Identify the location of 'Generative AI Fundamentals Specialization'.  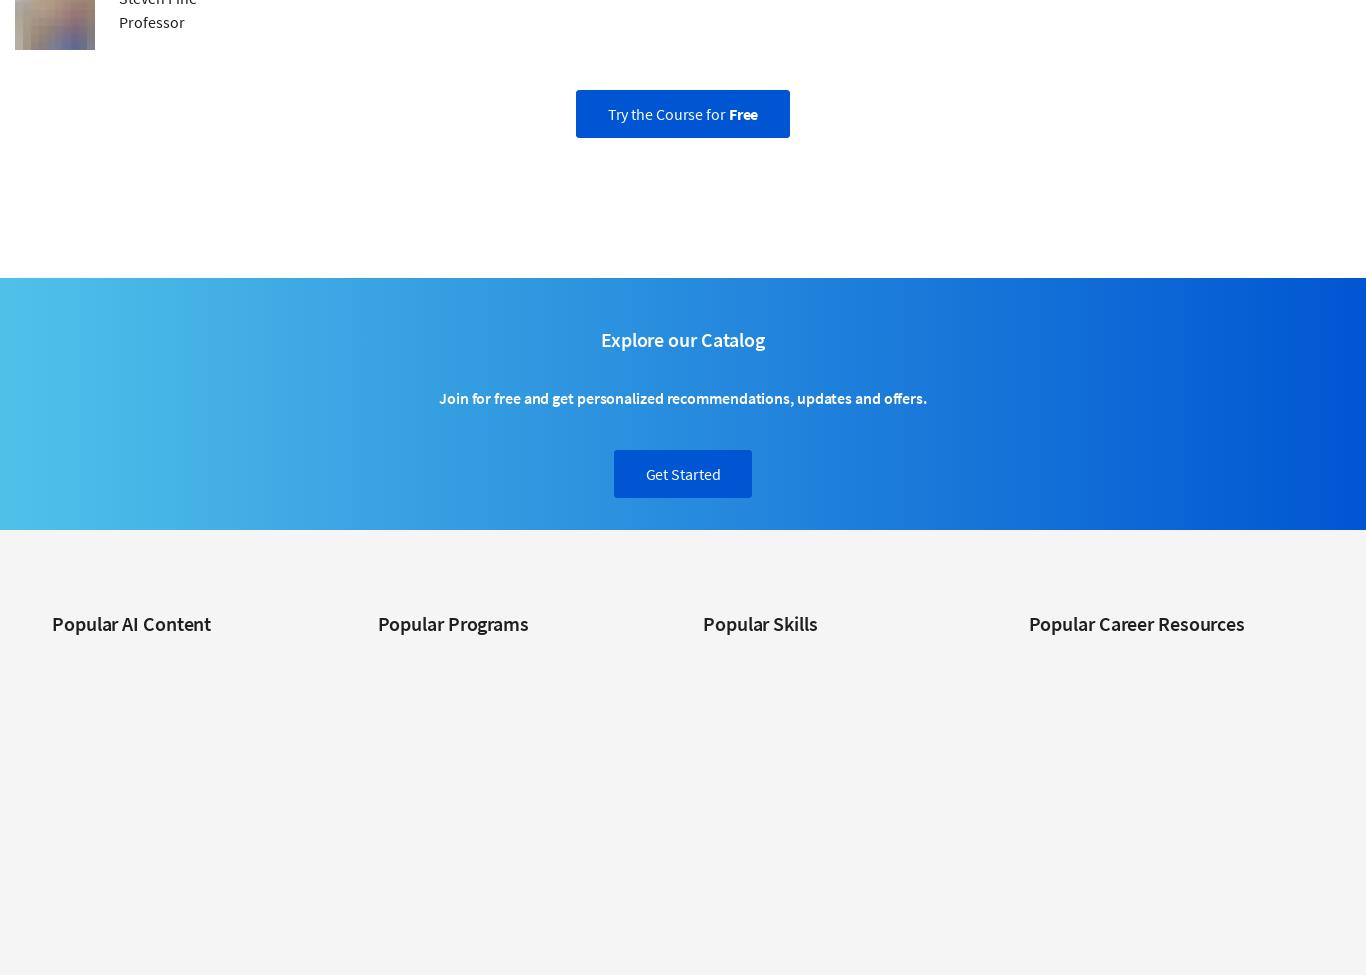
(178, 808).